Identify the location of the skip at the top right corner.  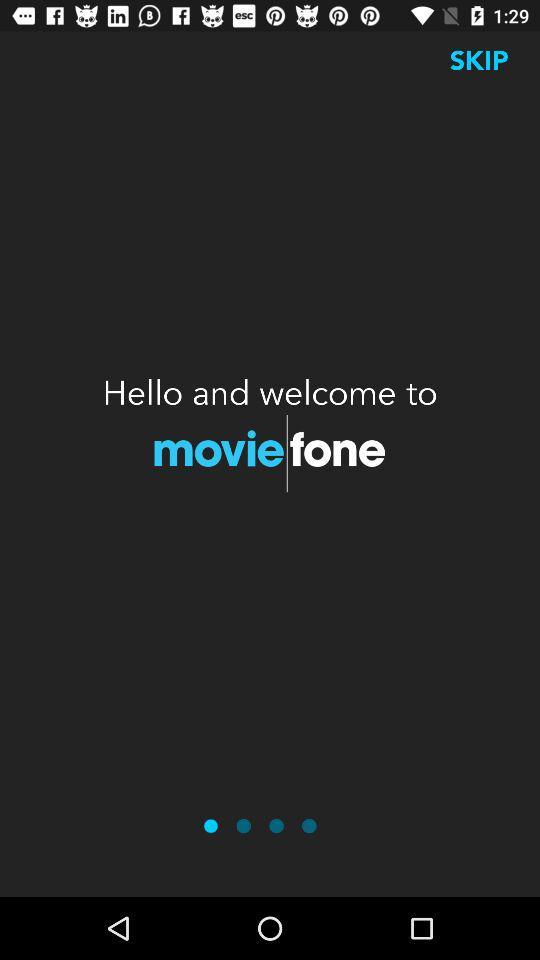
(478, 59).